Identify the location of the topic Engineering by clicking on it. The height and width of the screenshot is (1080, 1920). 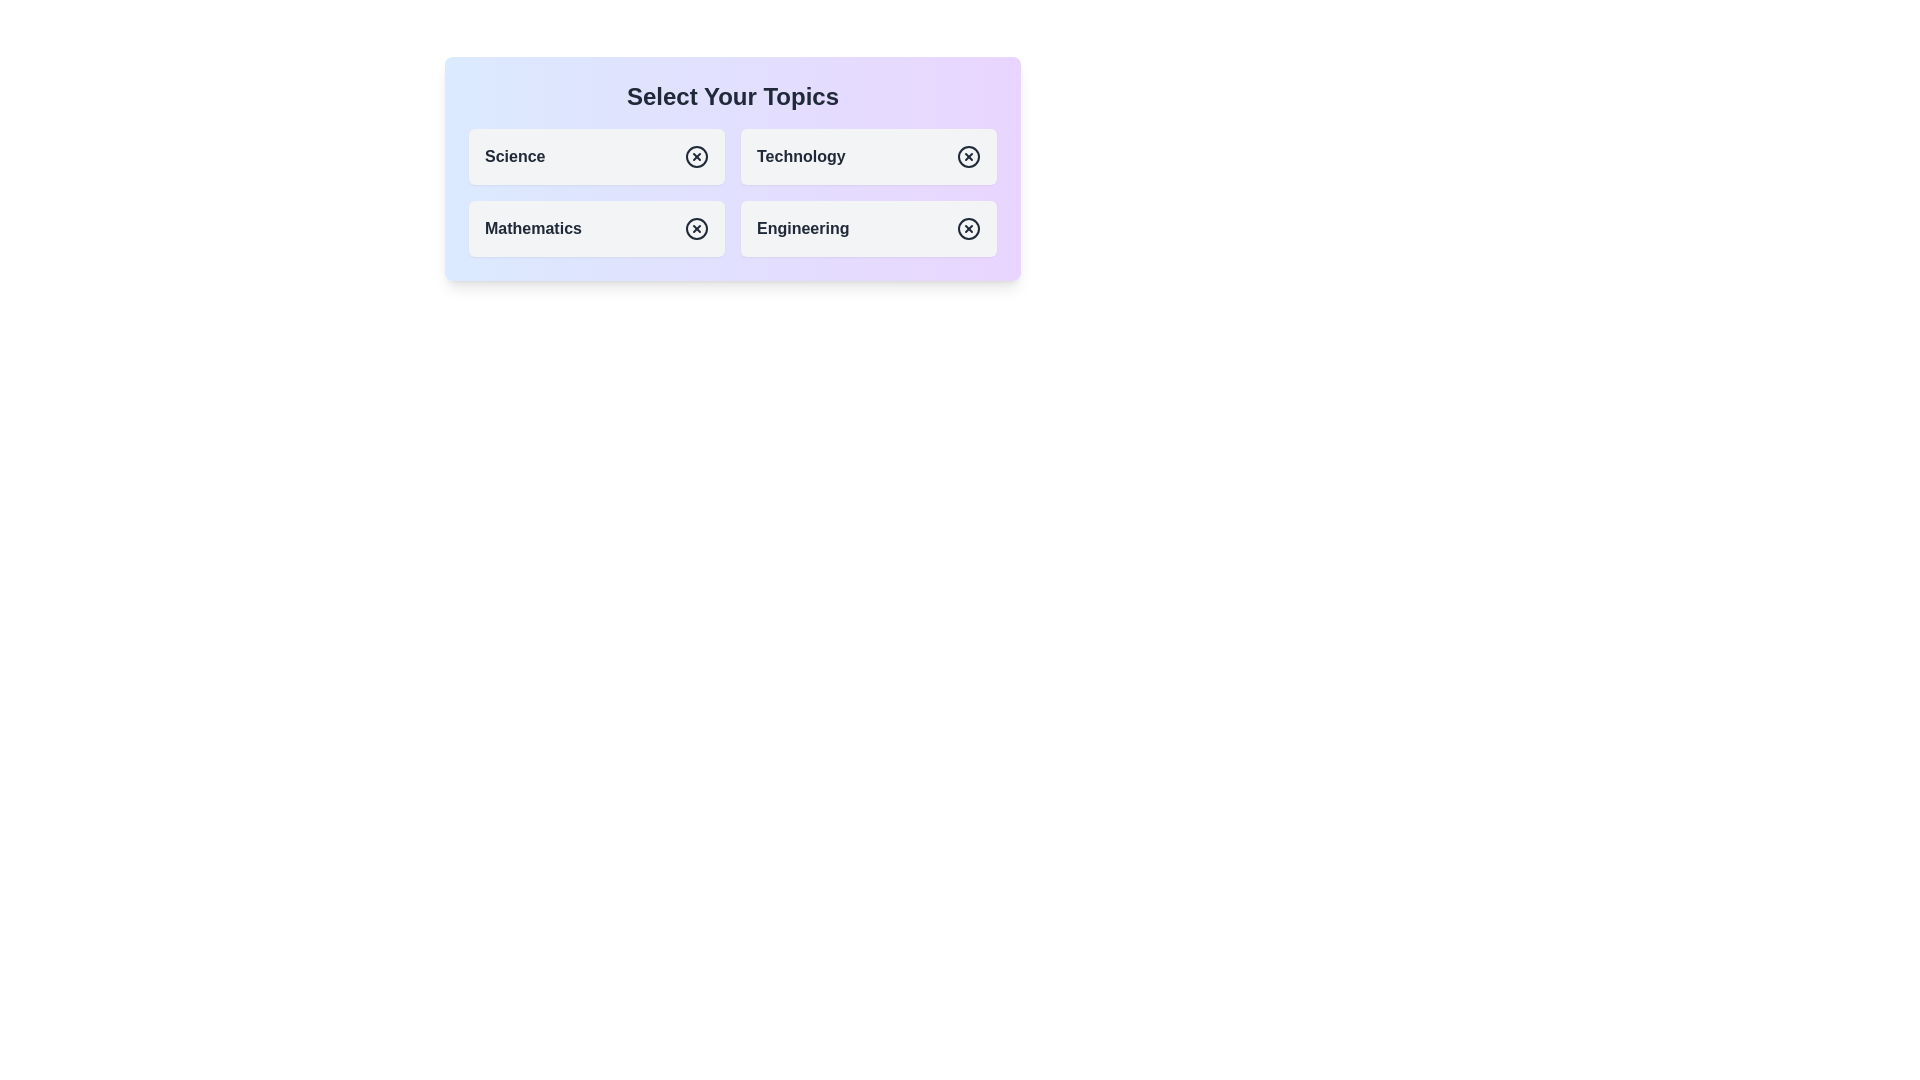
(868, 227).